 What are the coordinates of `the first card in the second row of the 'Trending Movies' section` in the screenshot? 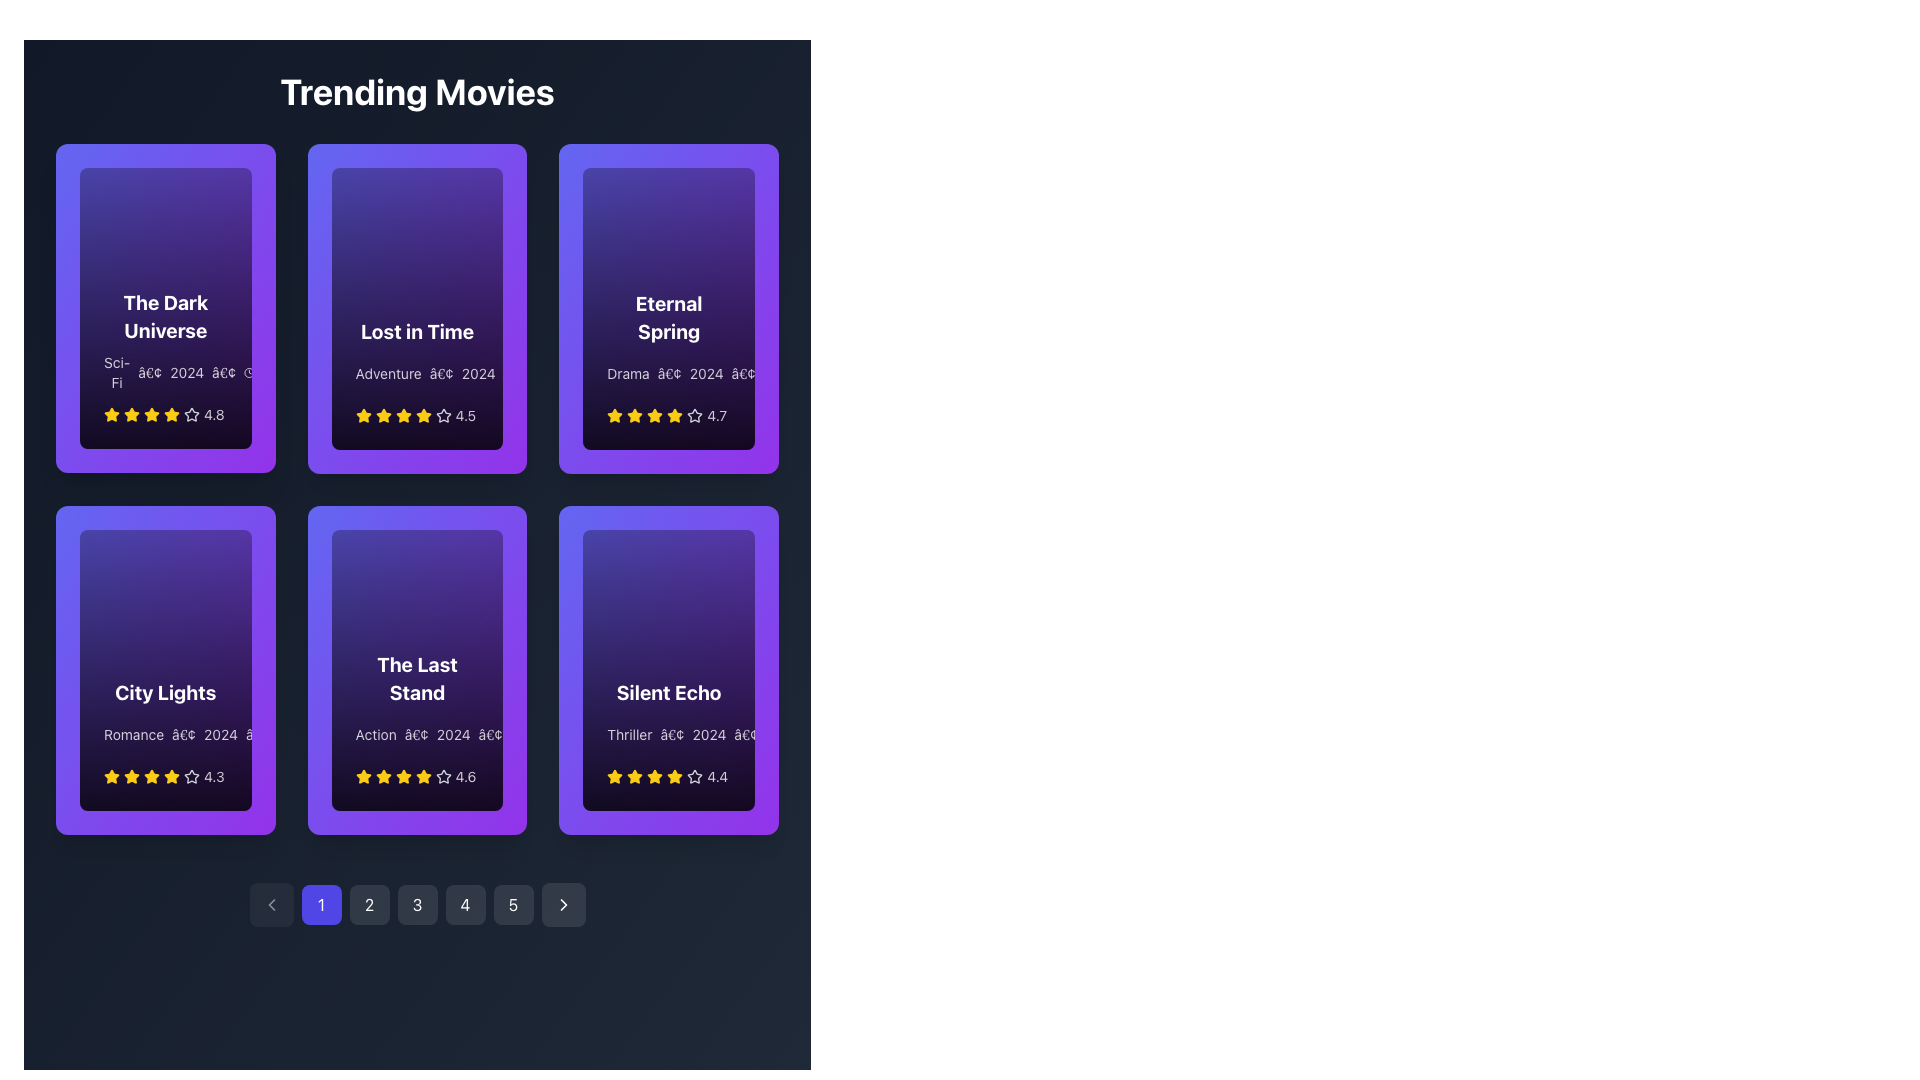 It's located at (165, 670).